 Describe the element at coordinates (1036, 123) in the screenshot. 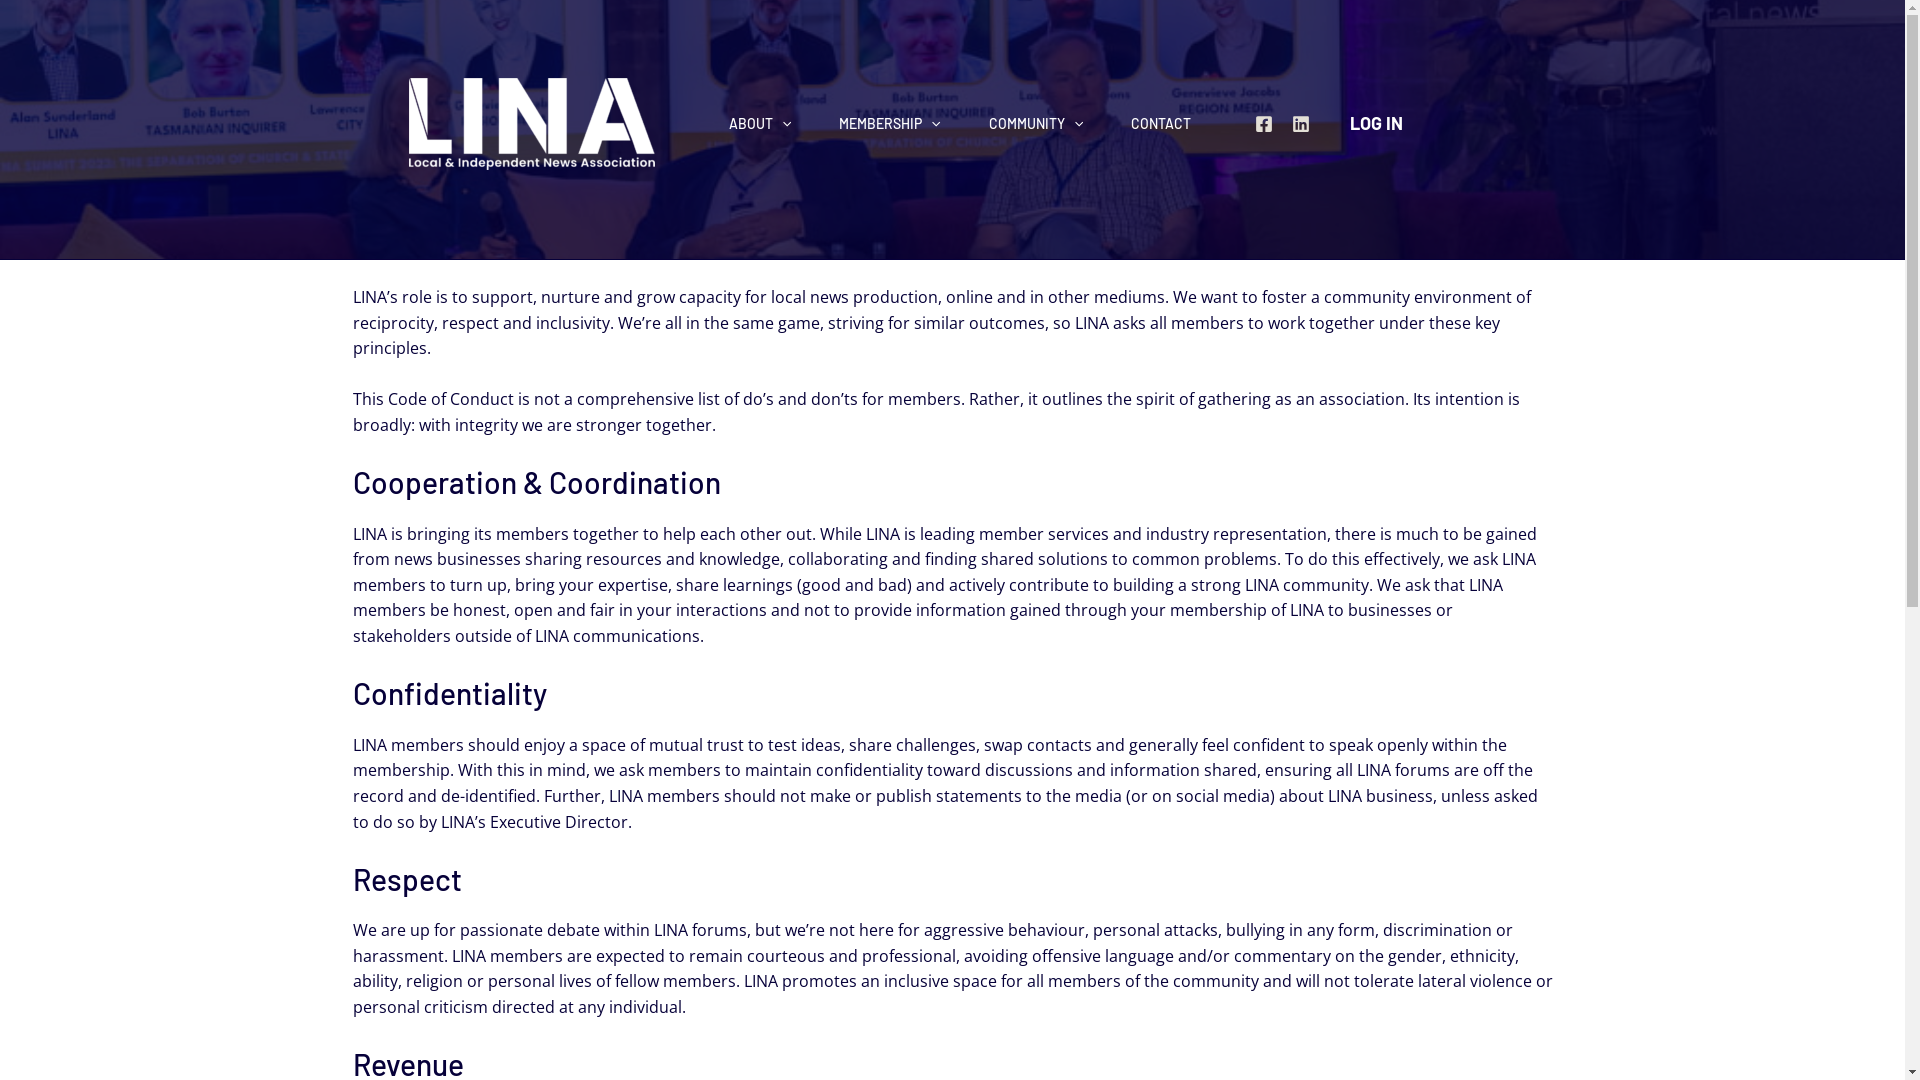

I see `'COMMUNITY'` at that location.